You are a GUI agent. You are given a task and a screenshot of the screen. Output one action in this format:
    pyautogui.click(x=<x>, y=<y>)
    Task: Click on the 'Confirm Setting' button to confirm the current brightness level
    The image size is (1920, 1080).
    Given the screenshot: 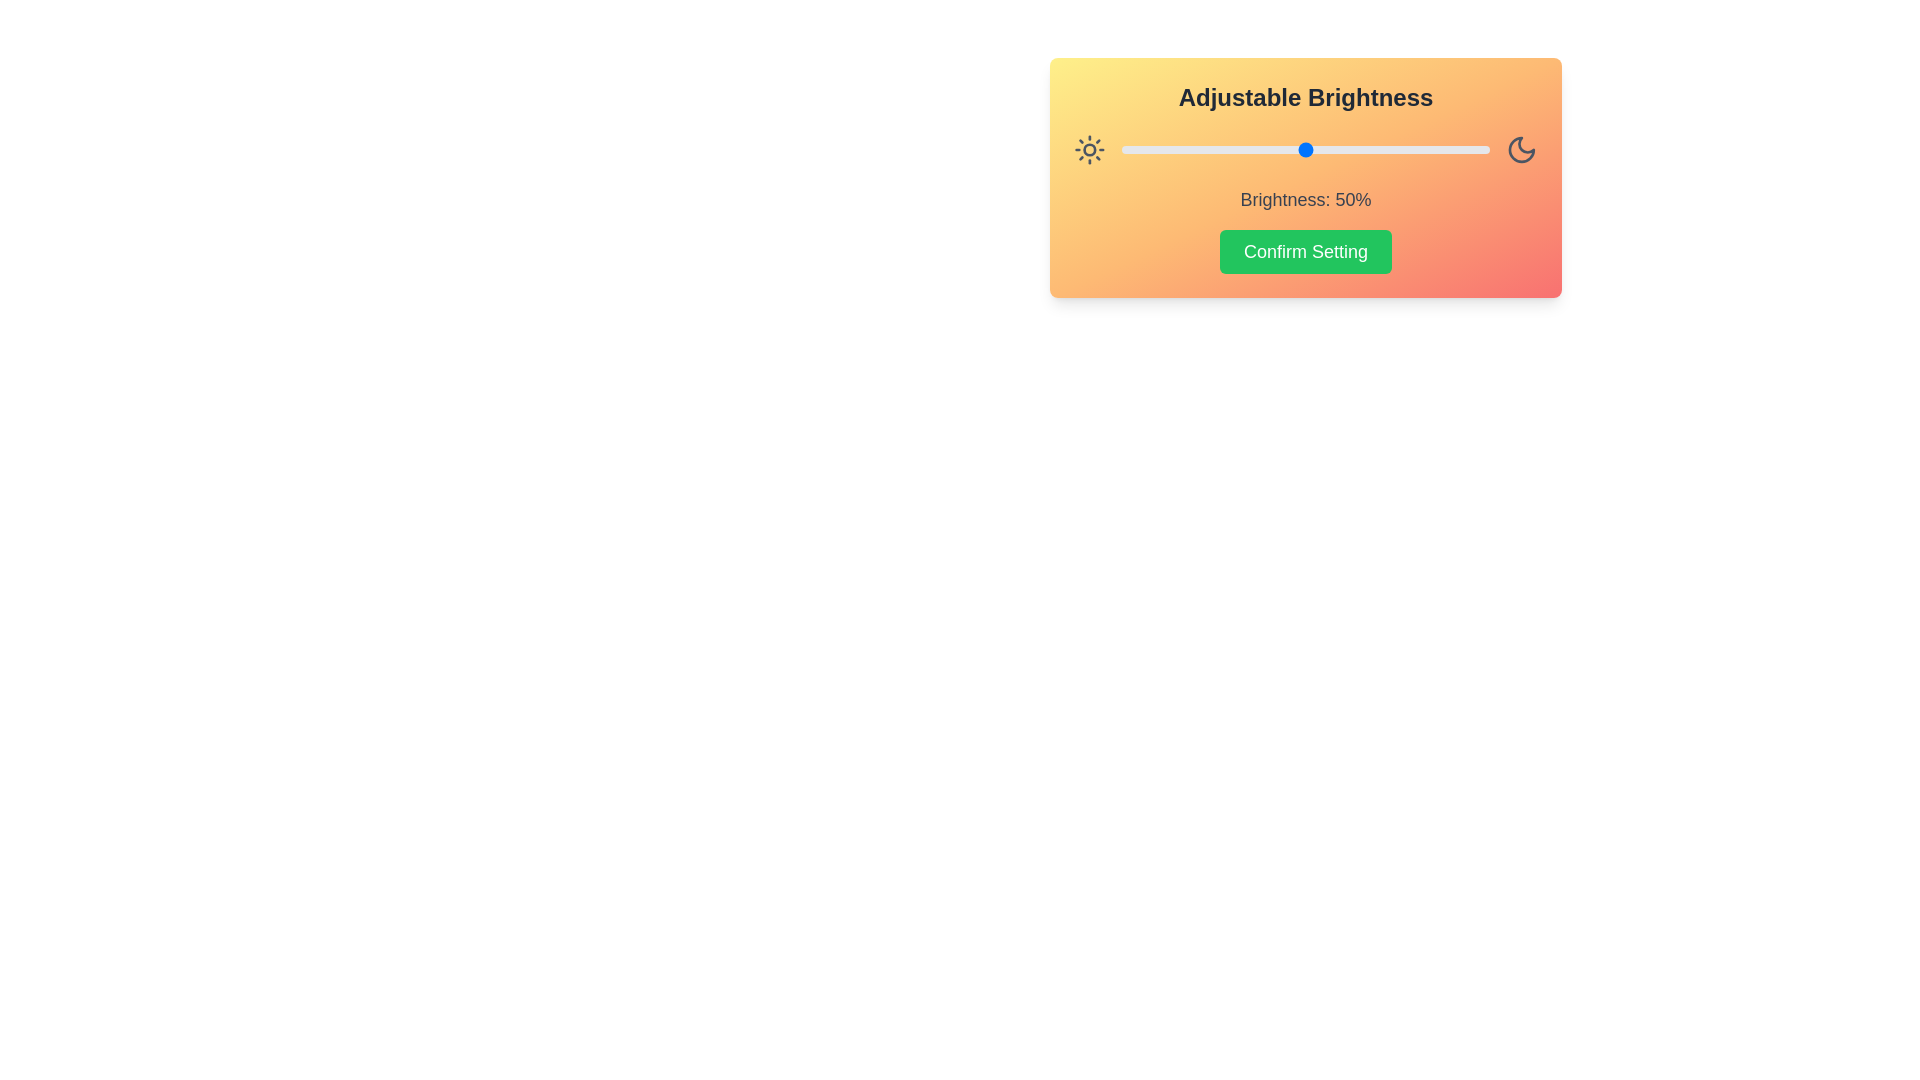 What is the action you would take?
    pyautogui.click(x=1305, y=250)
    